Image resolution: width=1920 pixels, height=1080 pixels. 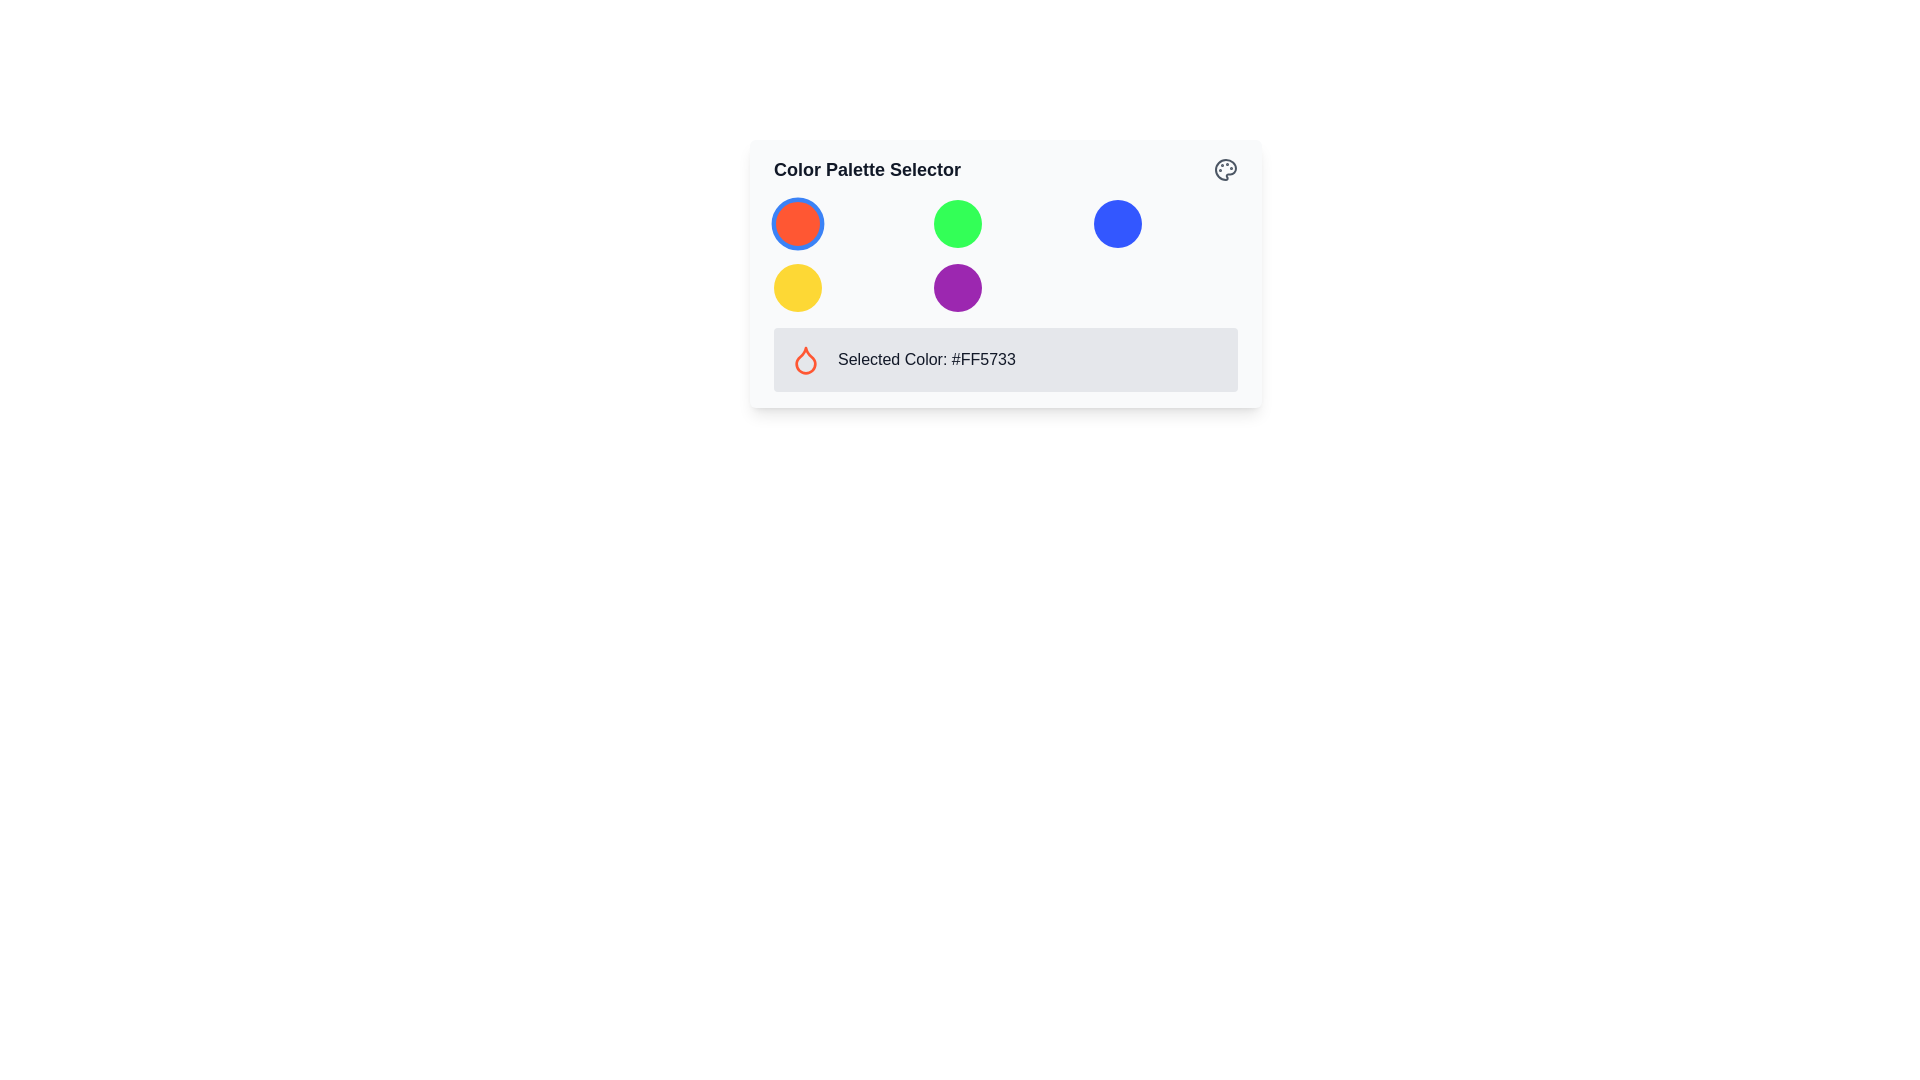 I want to click on the palette-shaped icon with a circular outline and small dots inside, located at the rightmost position under the 'Color Palette Selector' section, so click(x=1224, y=168).